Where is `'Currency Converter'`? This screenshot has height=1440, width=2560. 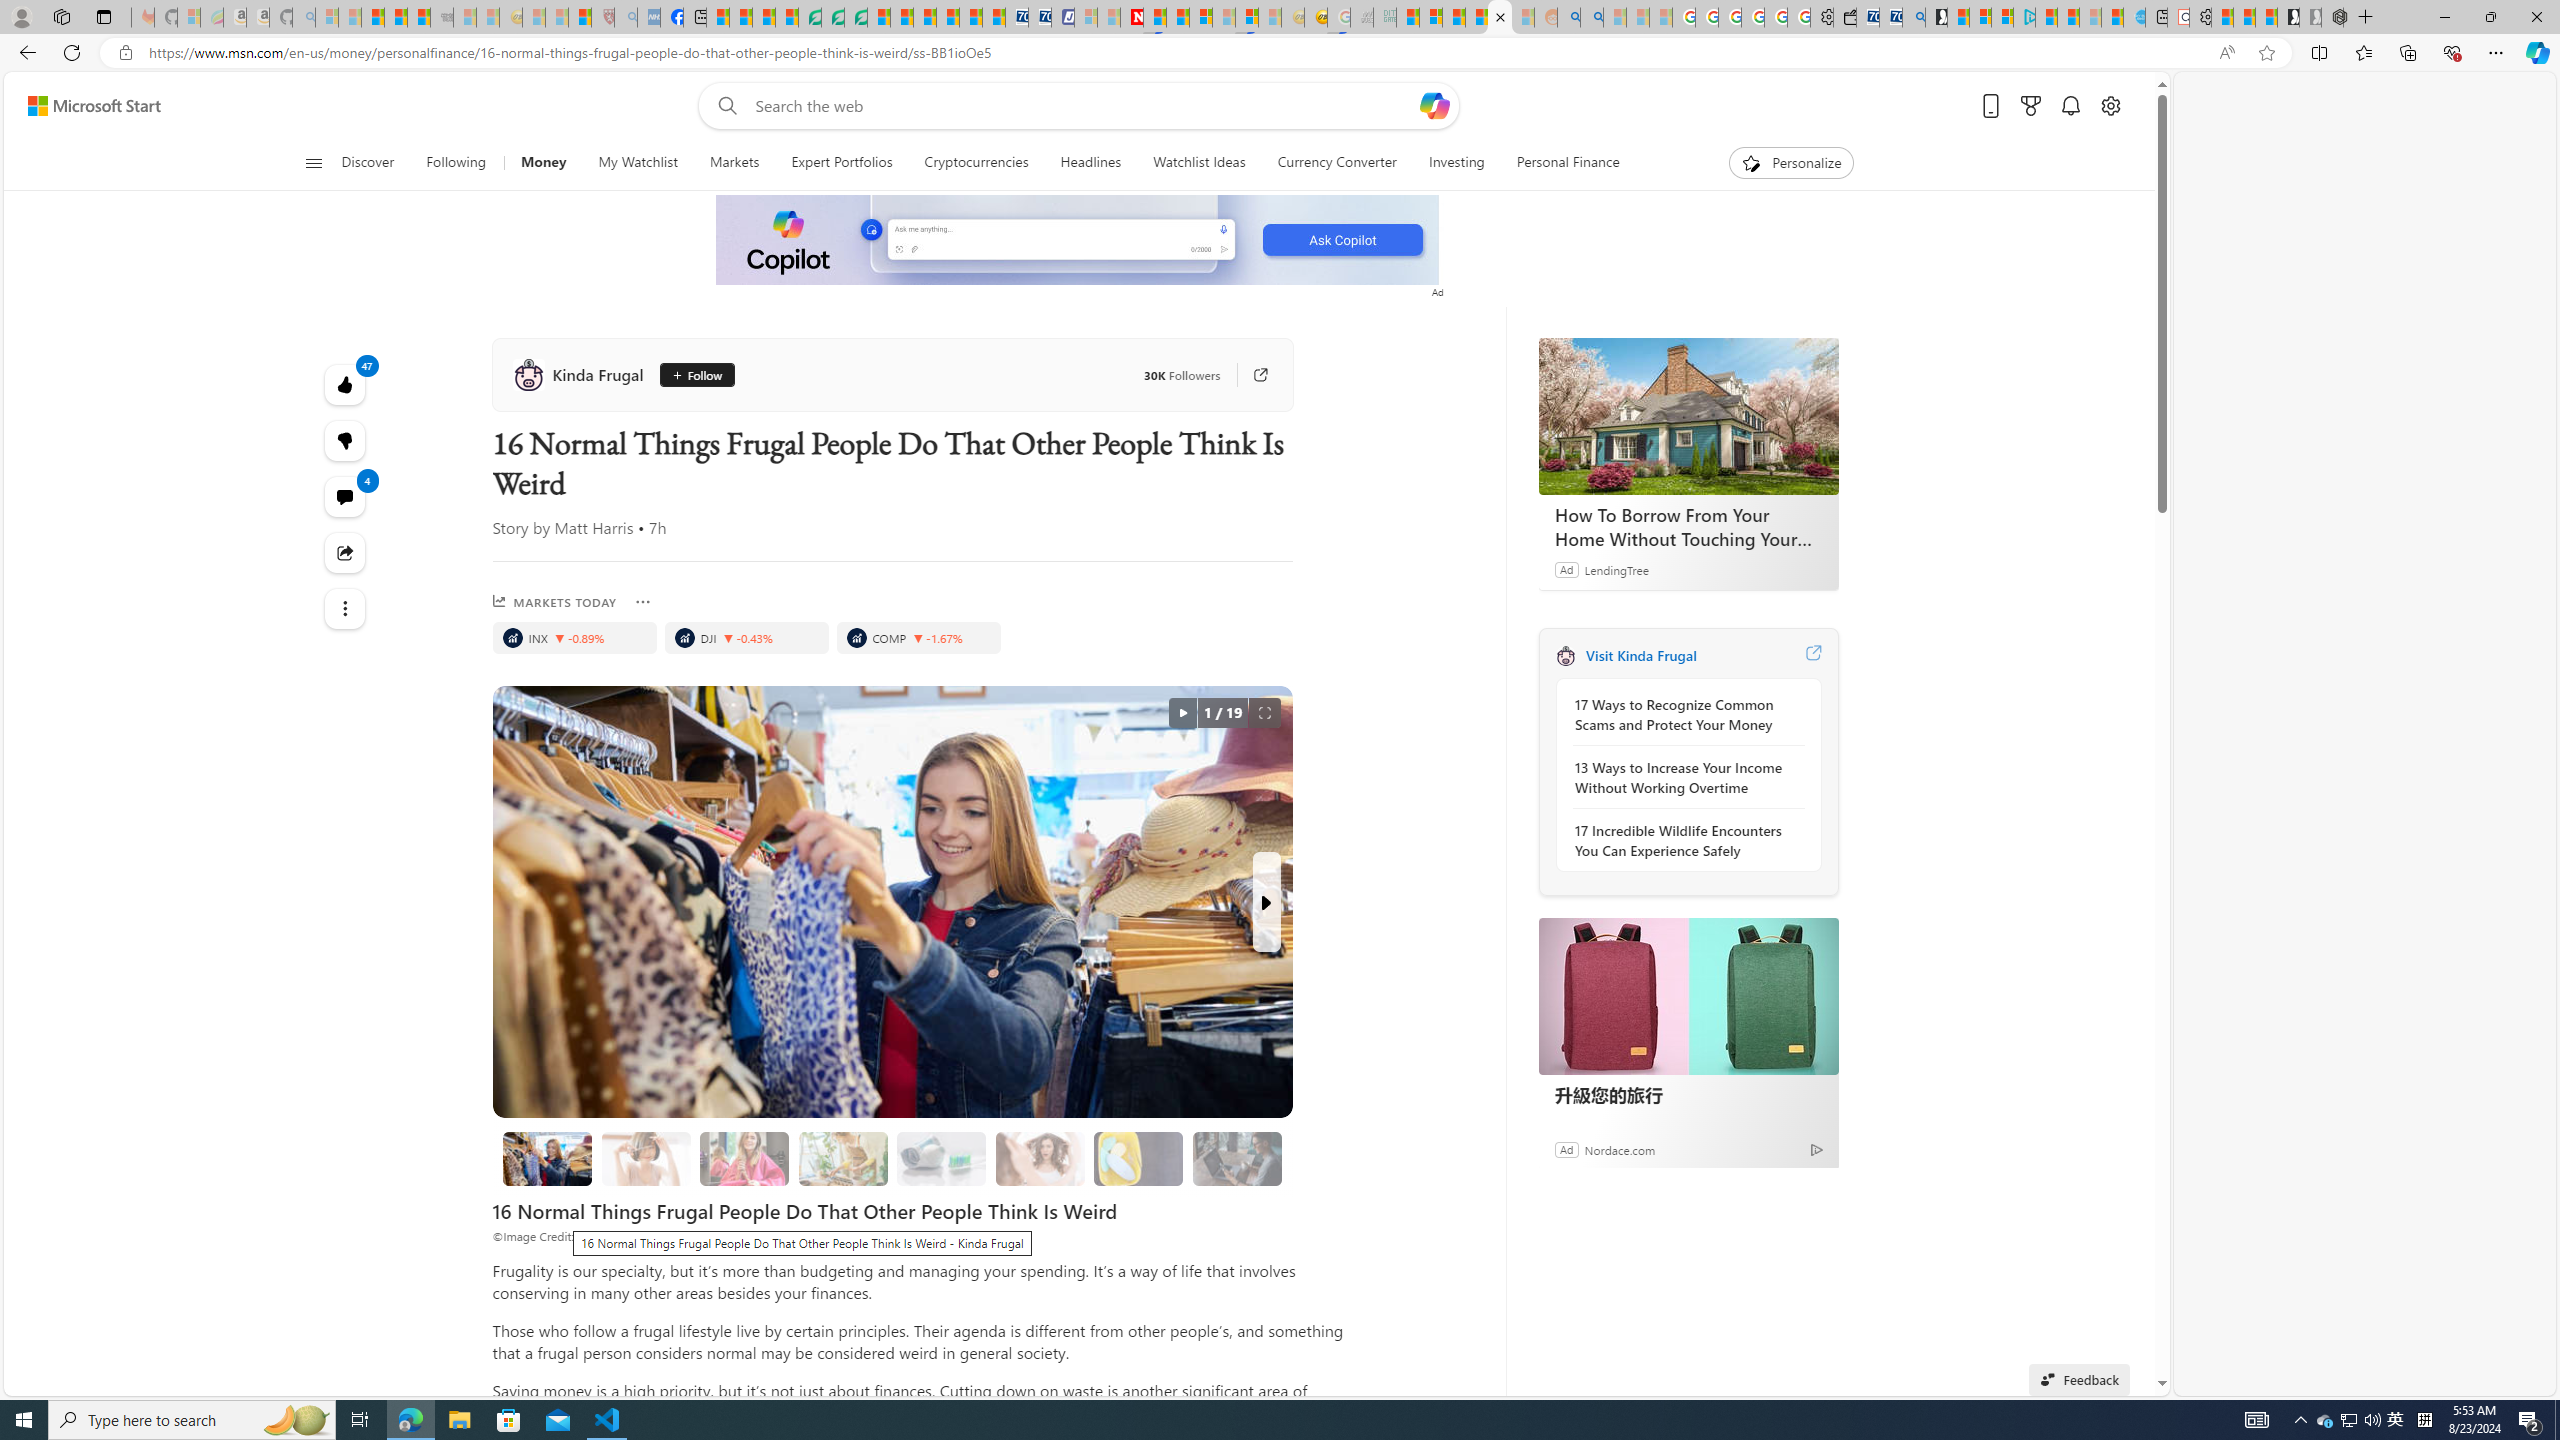 'Currency Converter' is located at coordinates (1337, 162).